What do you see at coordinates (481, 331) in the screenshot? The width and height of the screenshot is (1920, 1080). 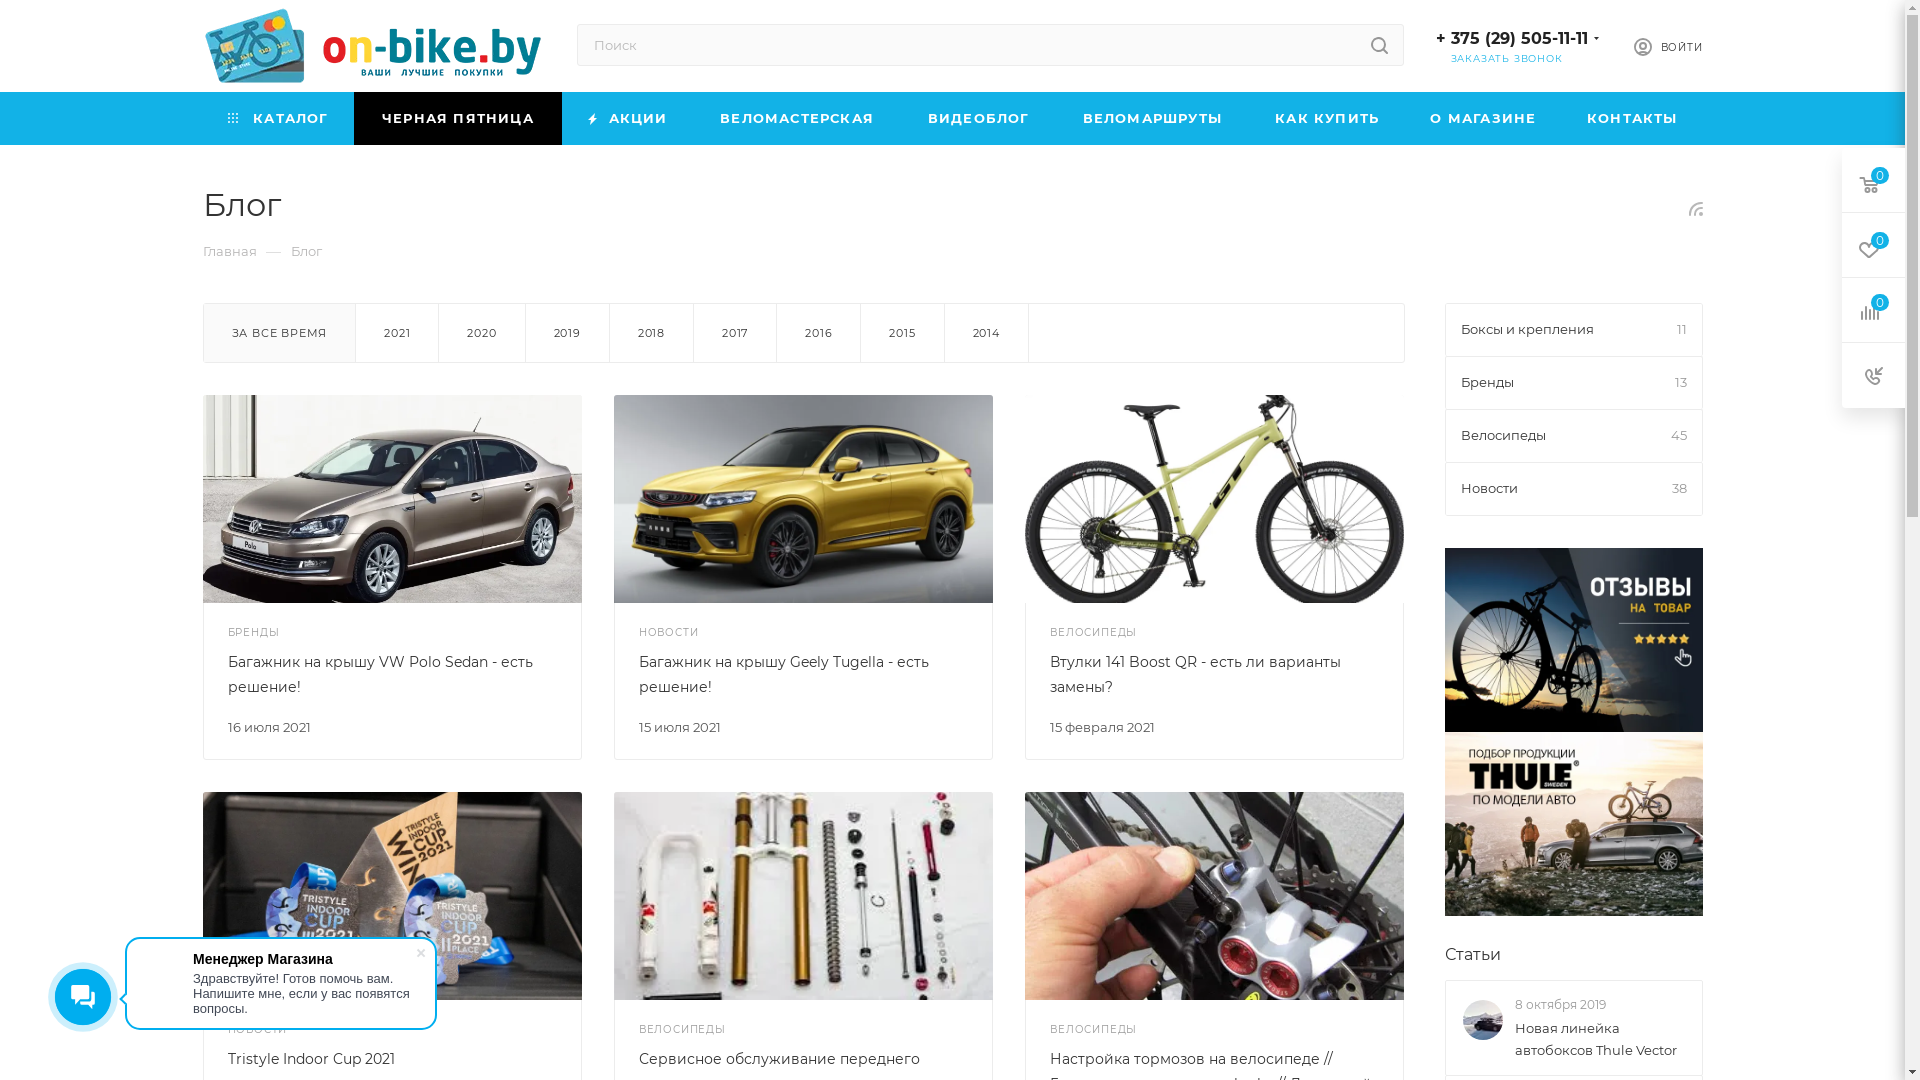 I see `'2020'` at bounding box center [481, 331].